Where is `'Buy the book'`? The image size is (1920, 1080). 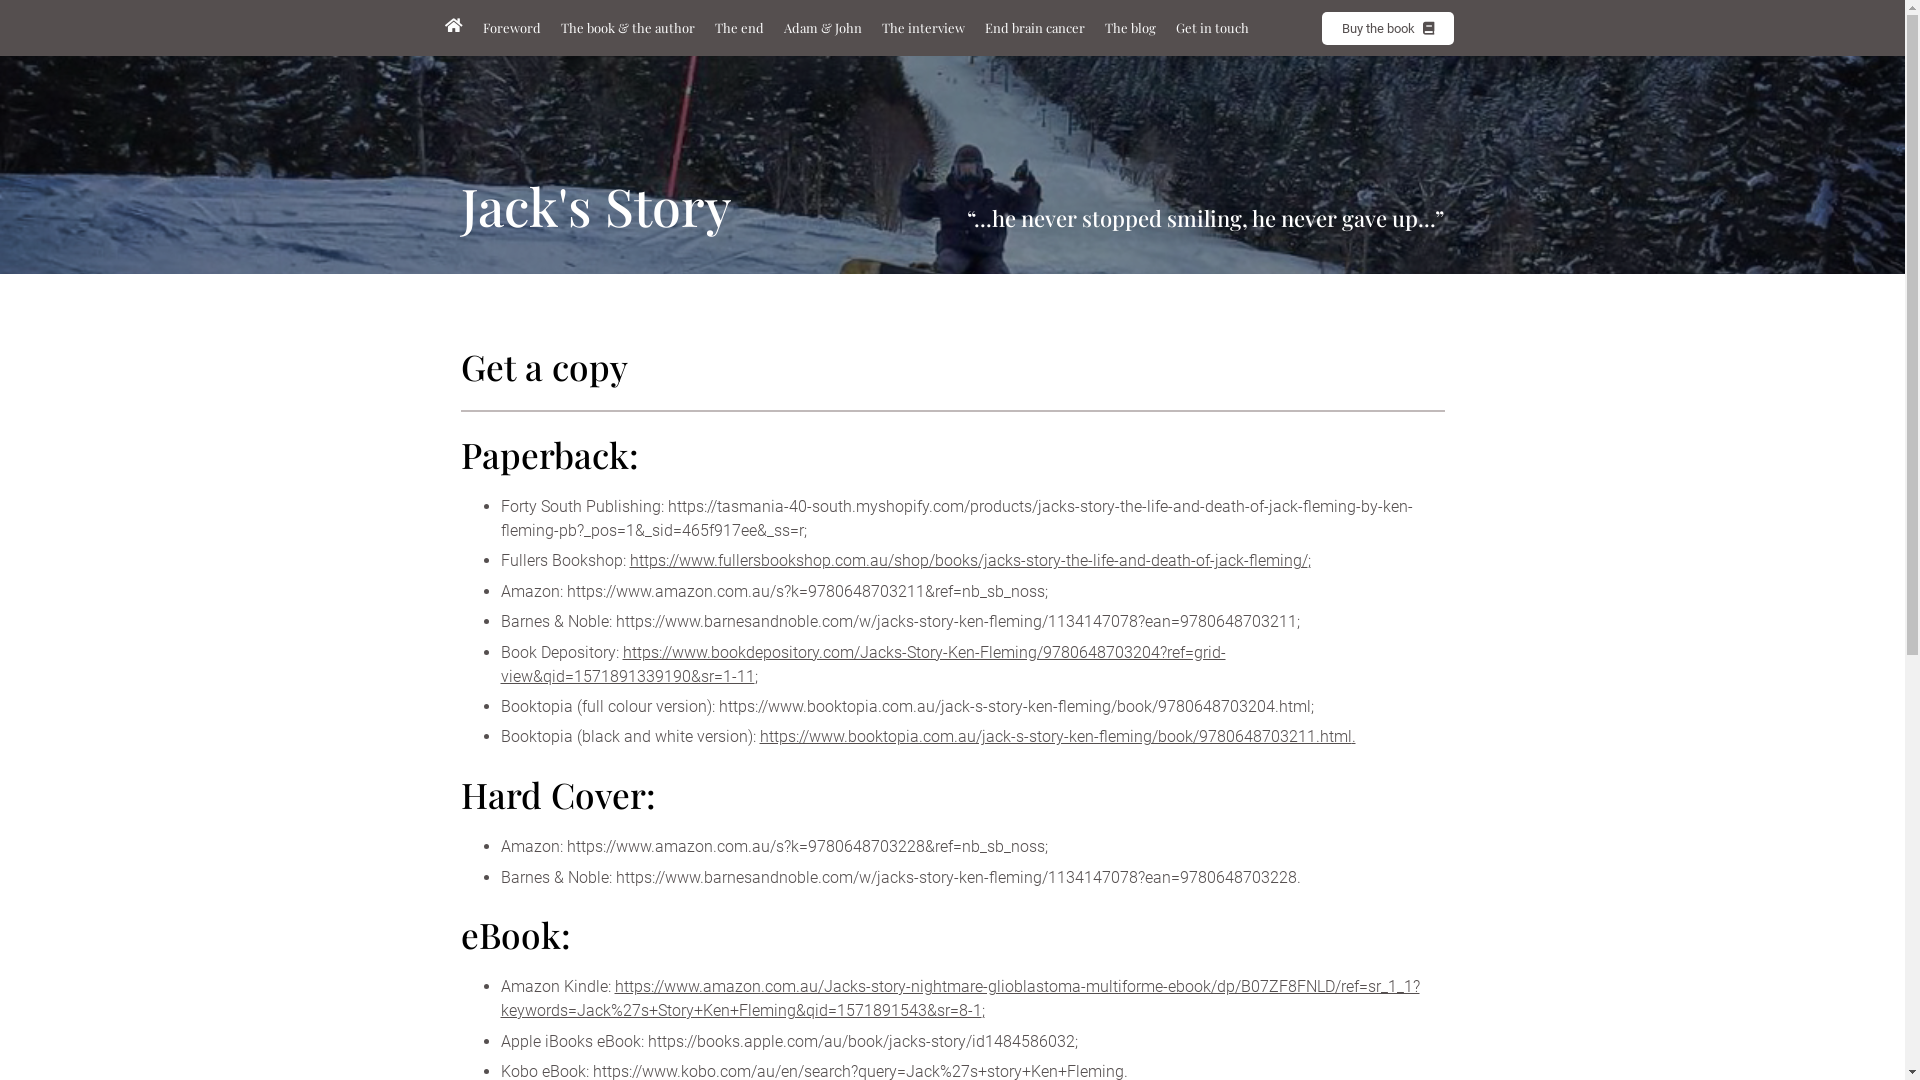 'Buy the book' is located at coordinates (1386, 28).